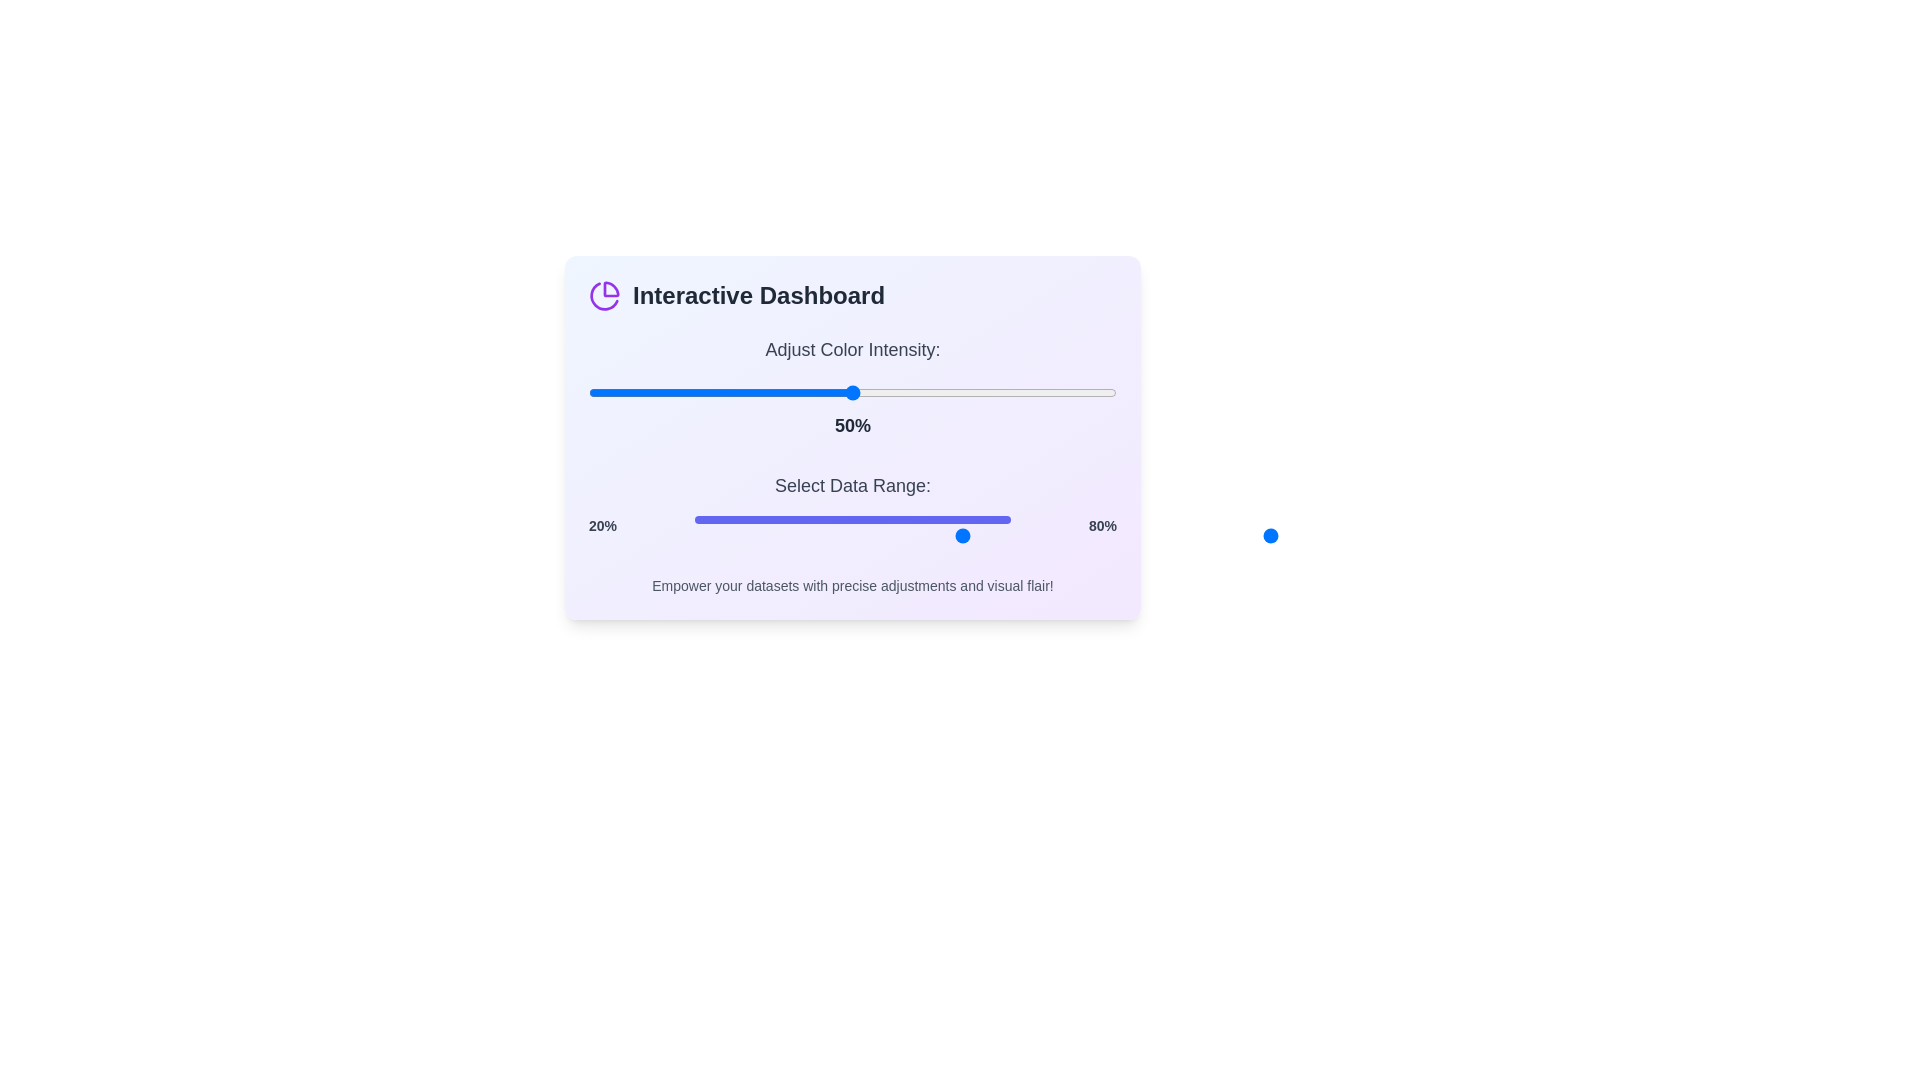 This screenshot has width=1920, height=1080. Describe the element at coordinates (910, 535) in the screenshot. I see `the slider` at that location.